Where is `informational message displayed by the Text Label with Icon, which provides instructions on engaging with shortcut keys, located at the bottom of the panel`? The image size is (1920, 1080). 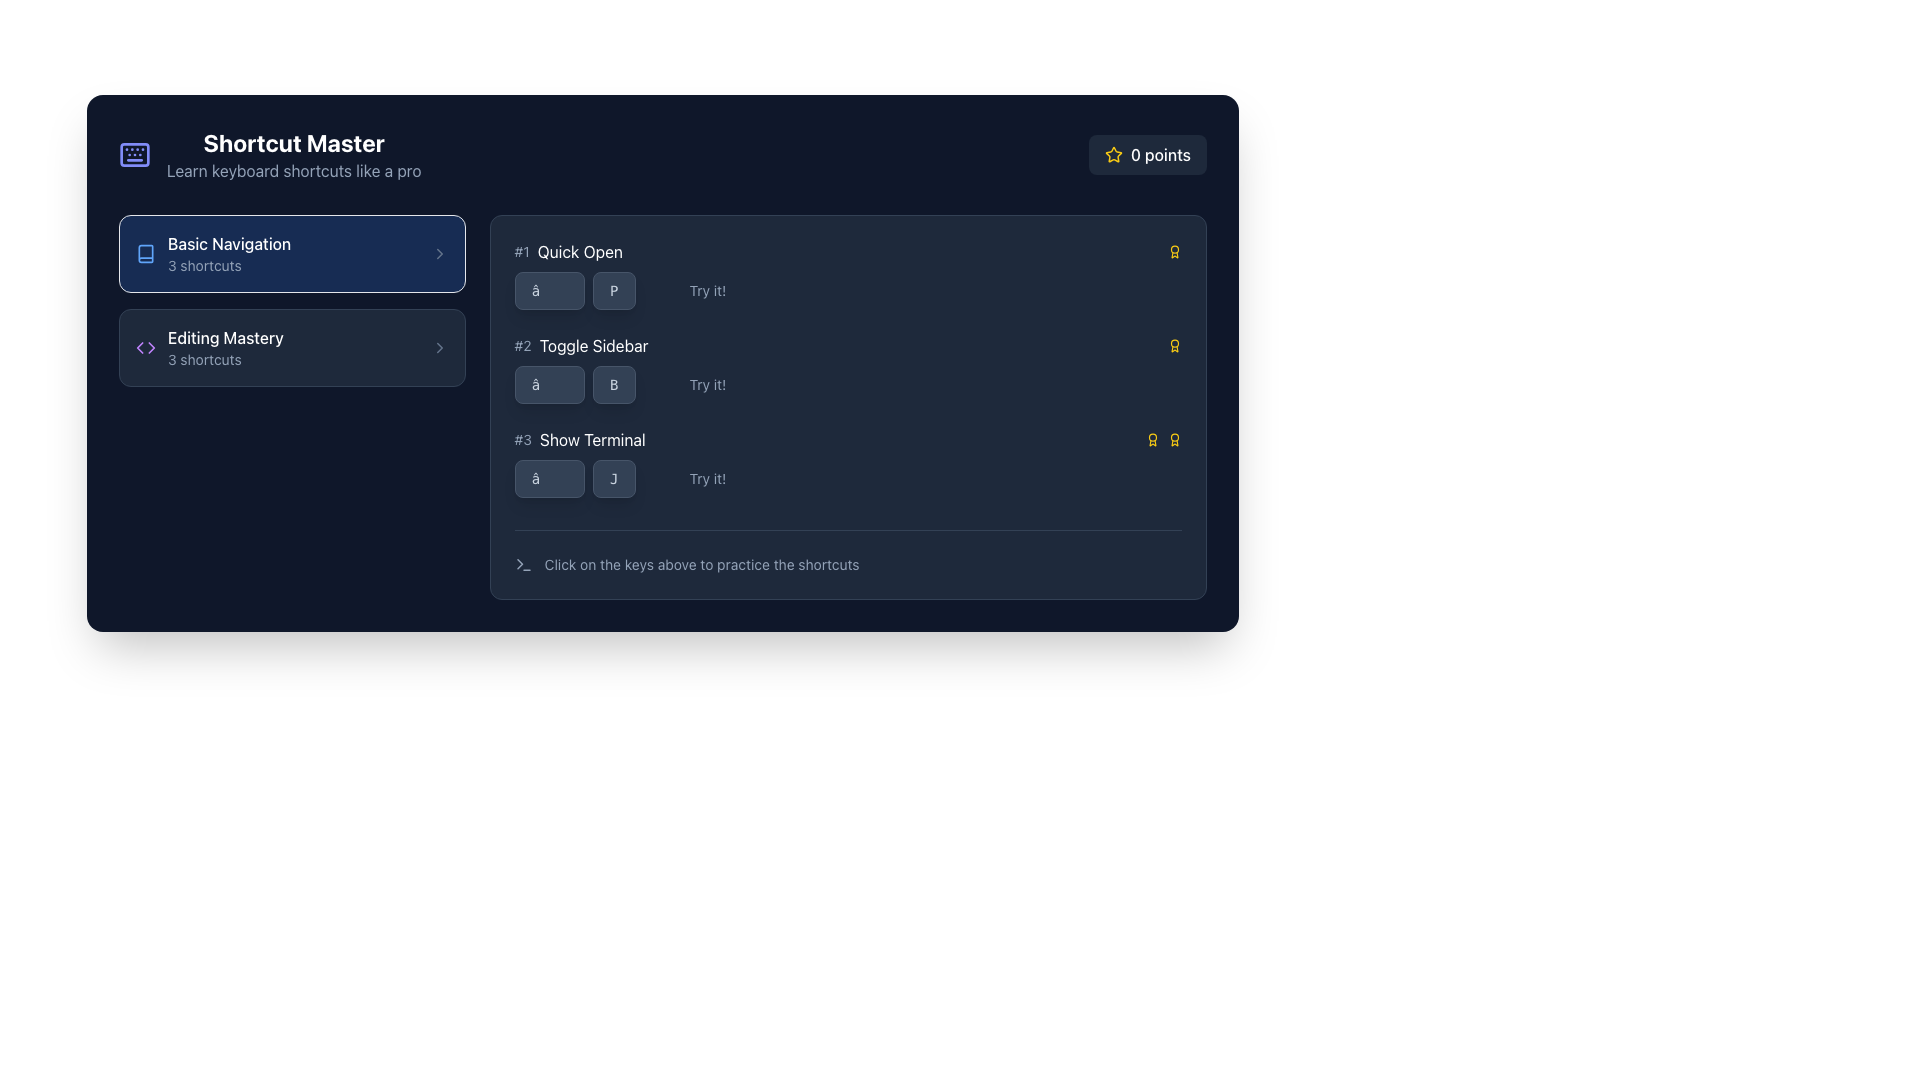
informational message displayed by the Text Label with Icon, which provides instructions on engaging with shortcut keys, located at the bottom of the panel is located at coordinates (848, 552).